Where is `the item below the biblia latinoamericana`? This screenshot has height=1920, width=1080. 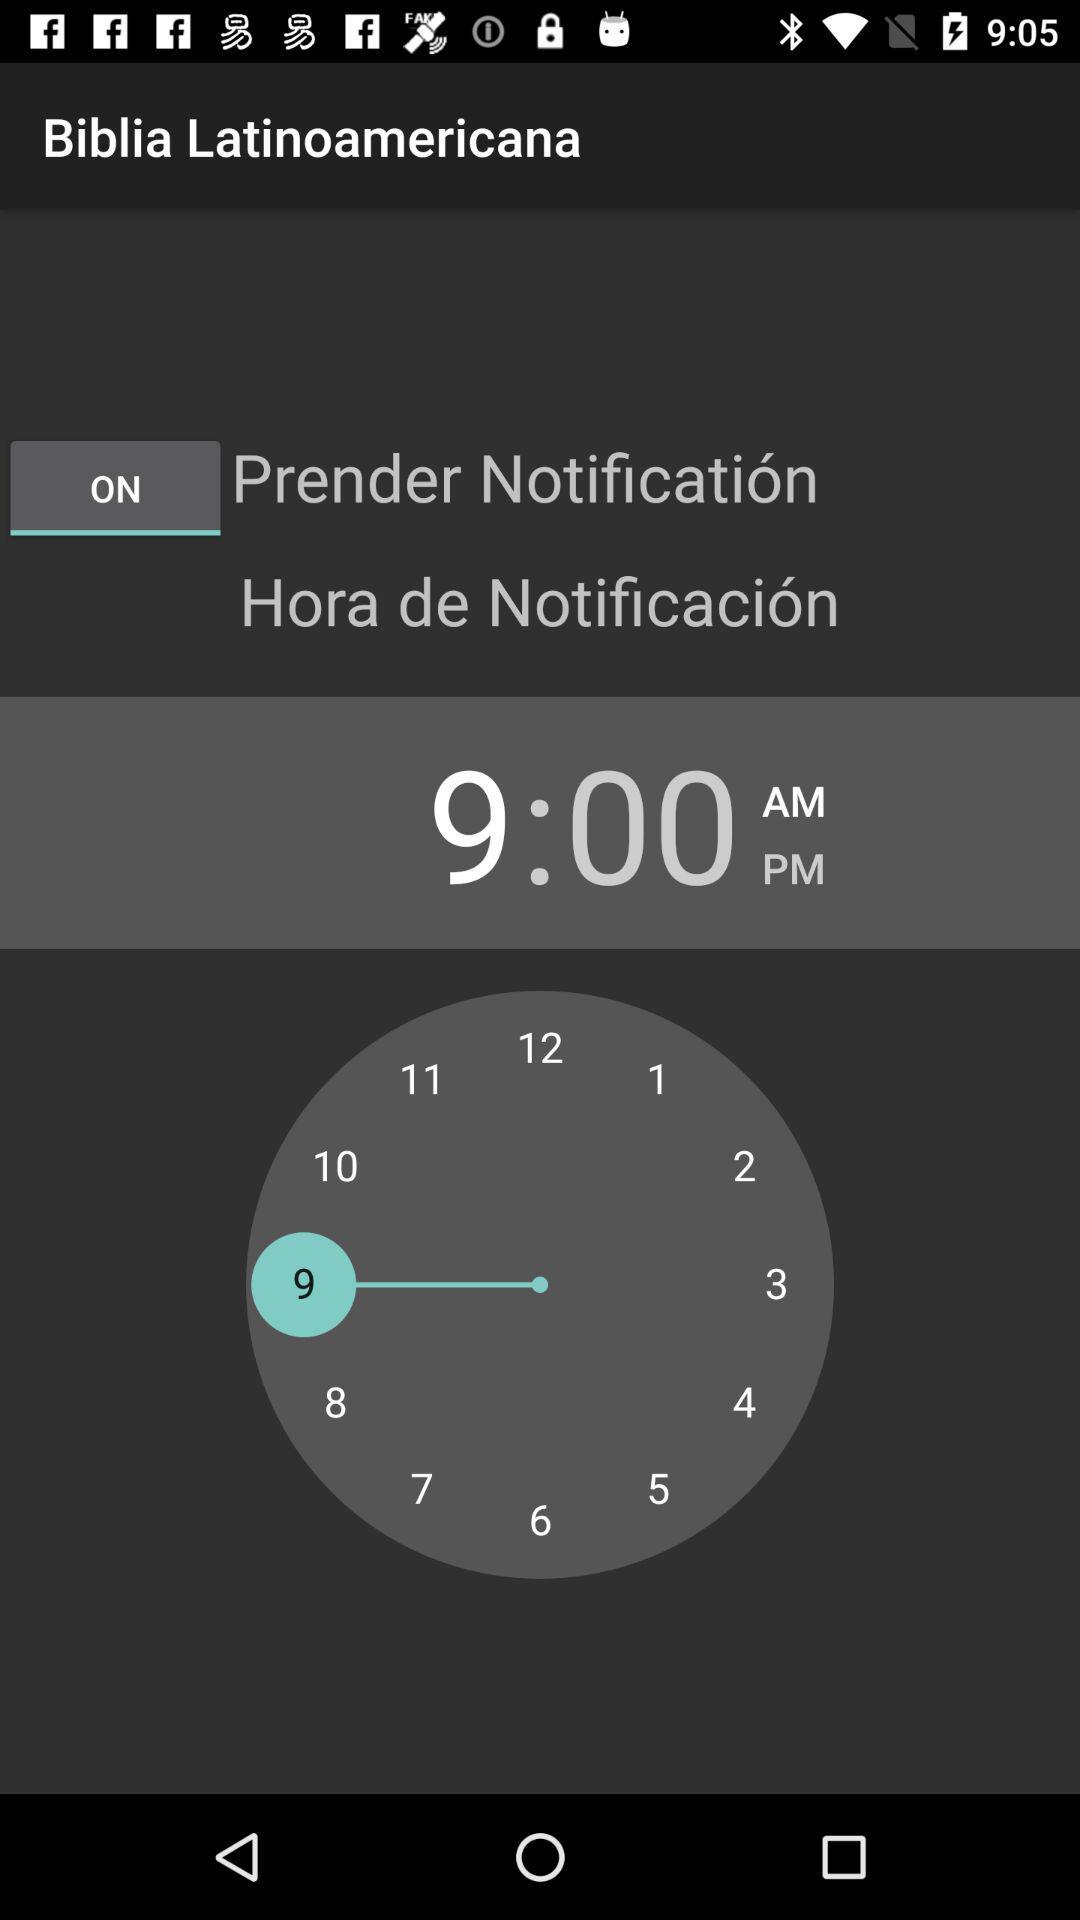
the item below the biblia latinoamericana is located at coordinates (115, 488).